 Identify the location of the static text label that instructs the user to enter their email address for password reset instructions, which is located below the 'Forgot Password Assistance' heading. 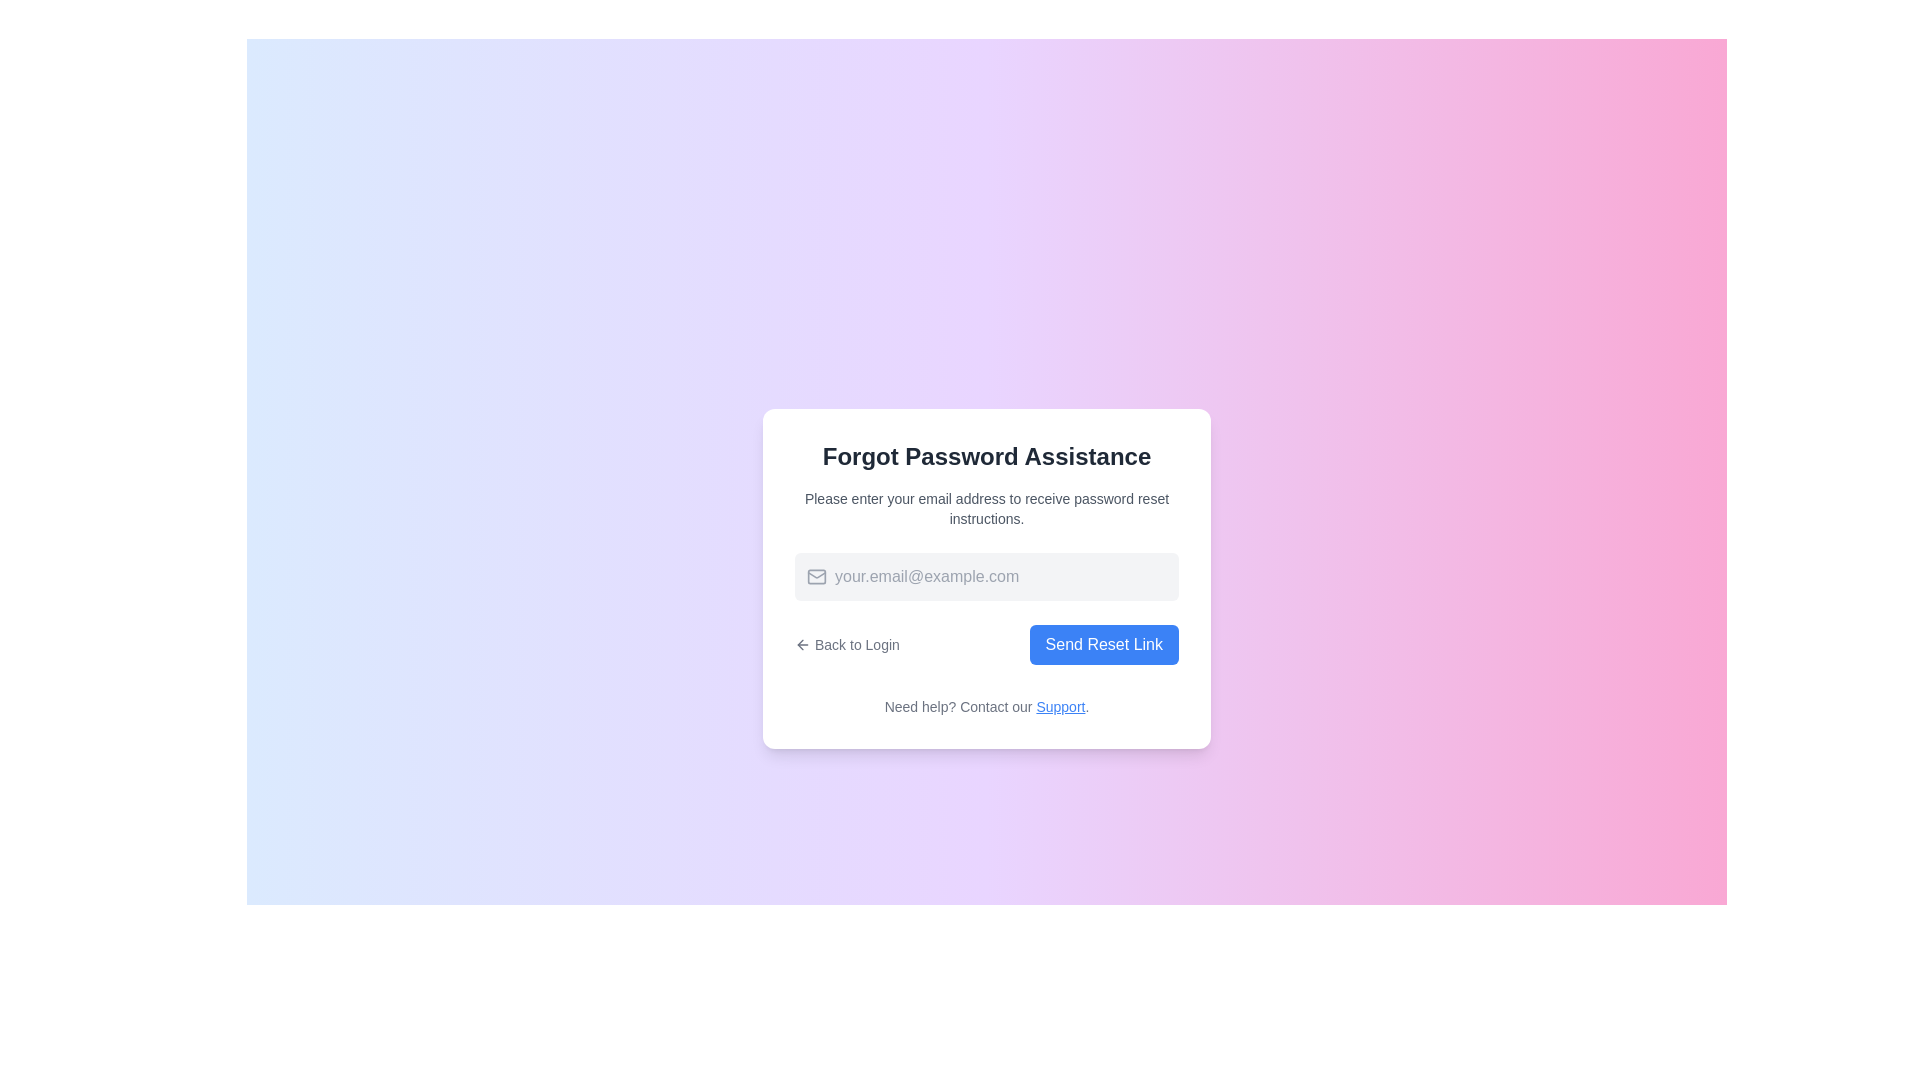
(987, 508).